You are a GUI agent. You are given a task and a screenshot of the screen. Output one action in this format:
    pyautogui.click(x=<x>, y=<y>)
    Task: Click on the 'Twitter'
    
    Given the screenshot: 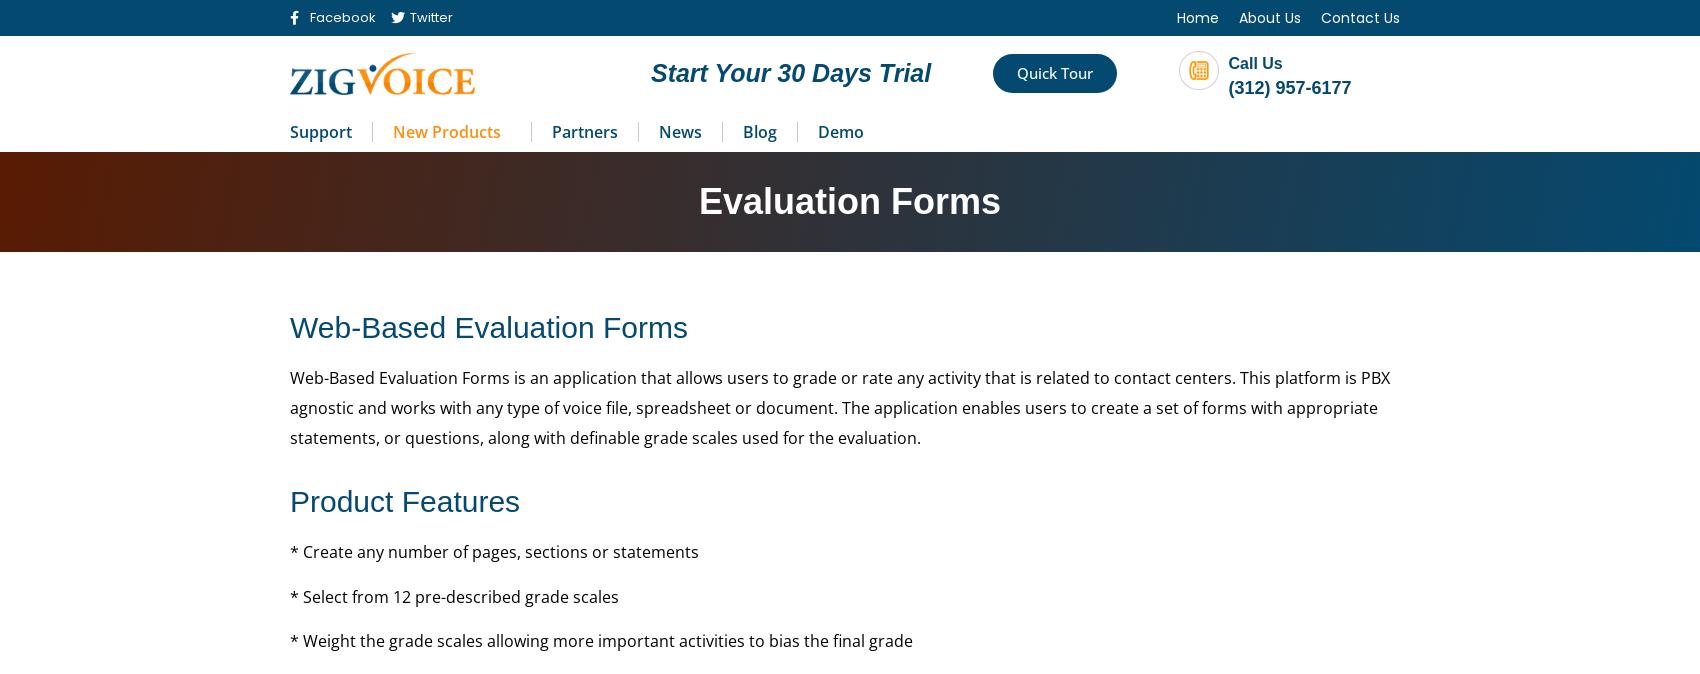 What is the action you would take?
    pyautogui.click(x=431, y=16)
    